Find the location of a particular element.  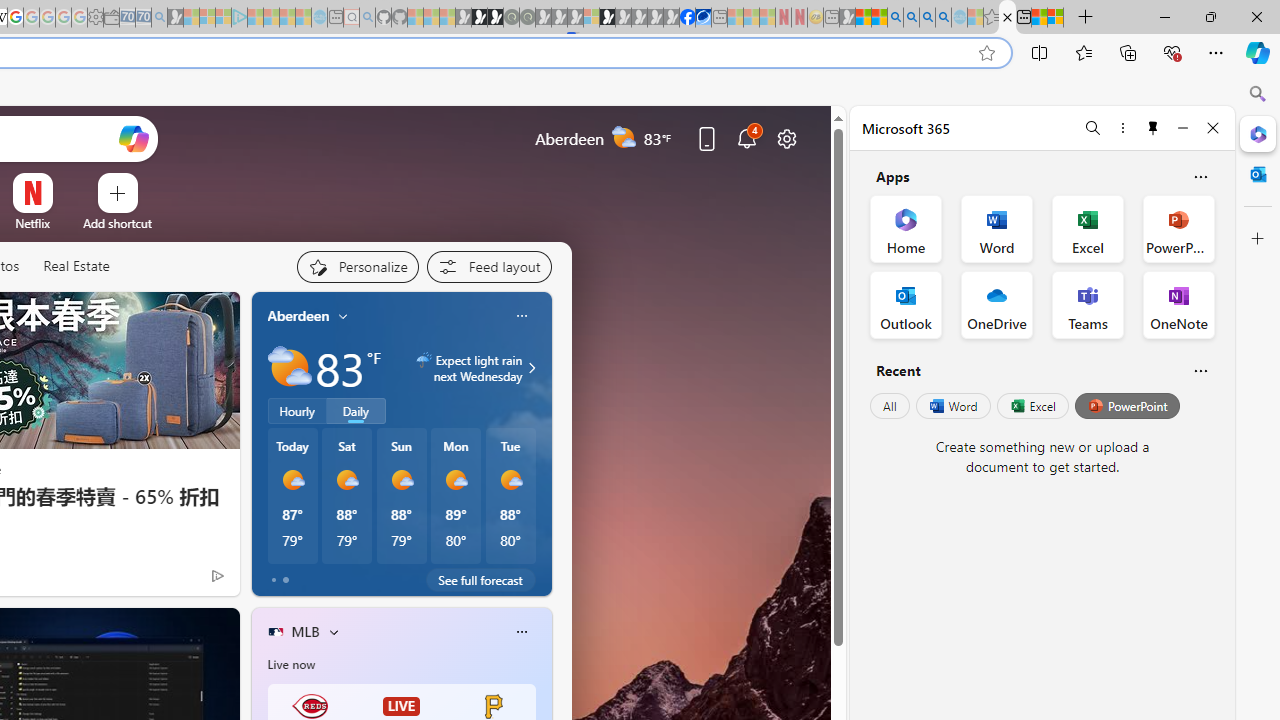

'Excel' is located at coordinates (1032, 405).